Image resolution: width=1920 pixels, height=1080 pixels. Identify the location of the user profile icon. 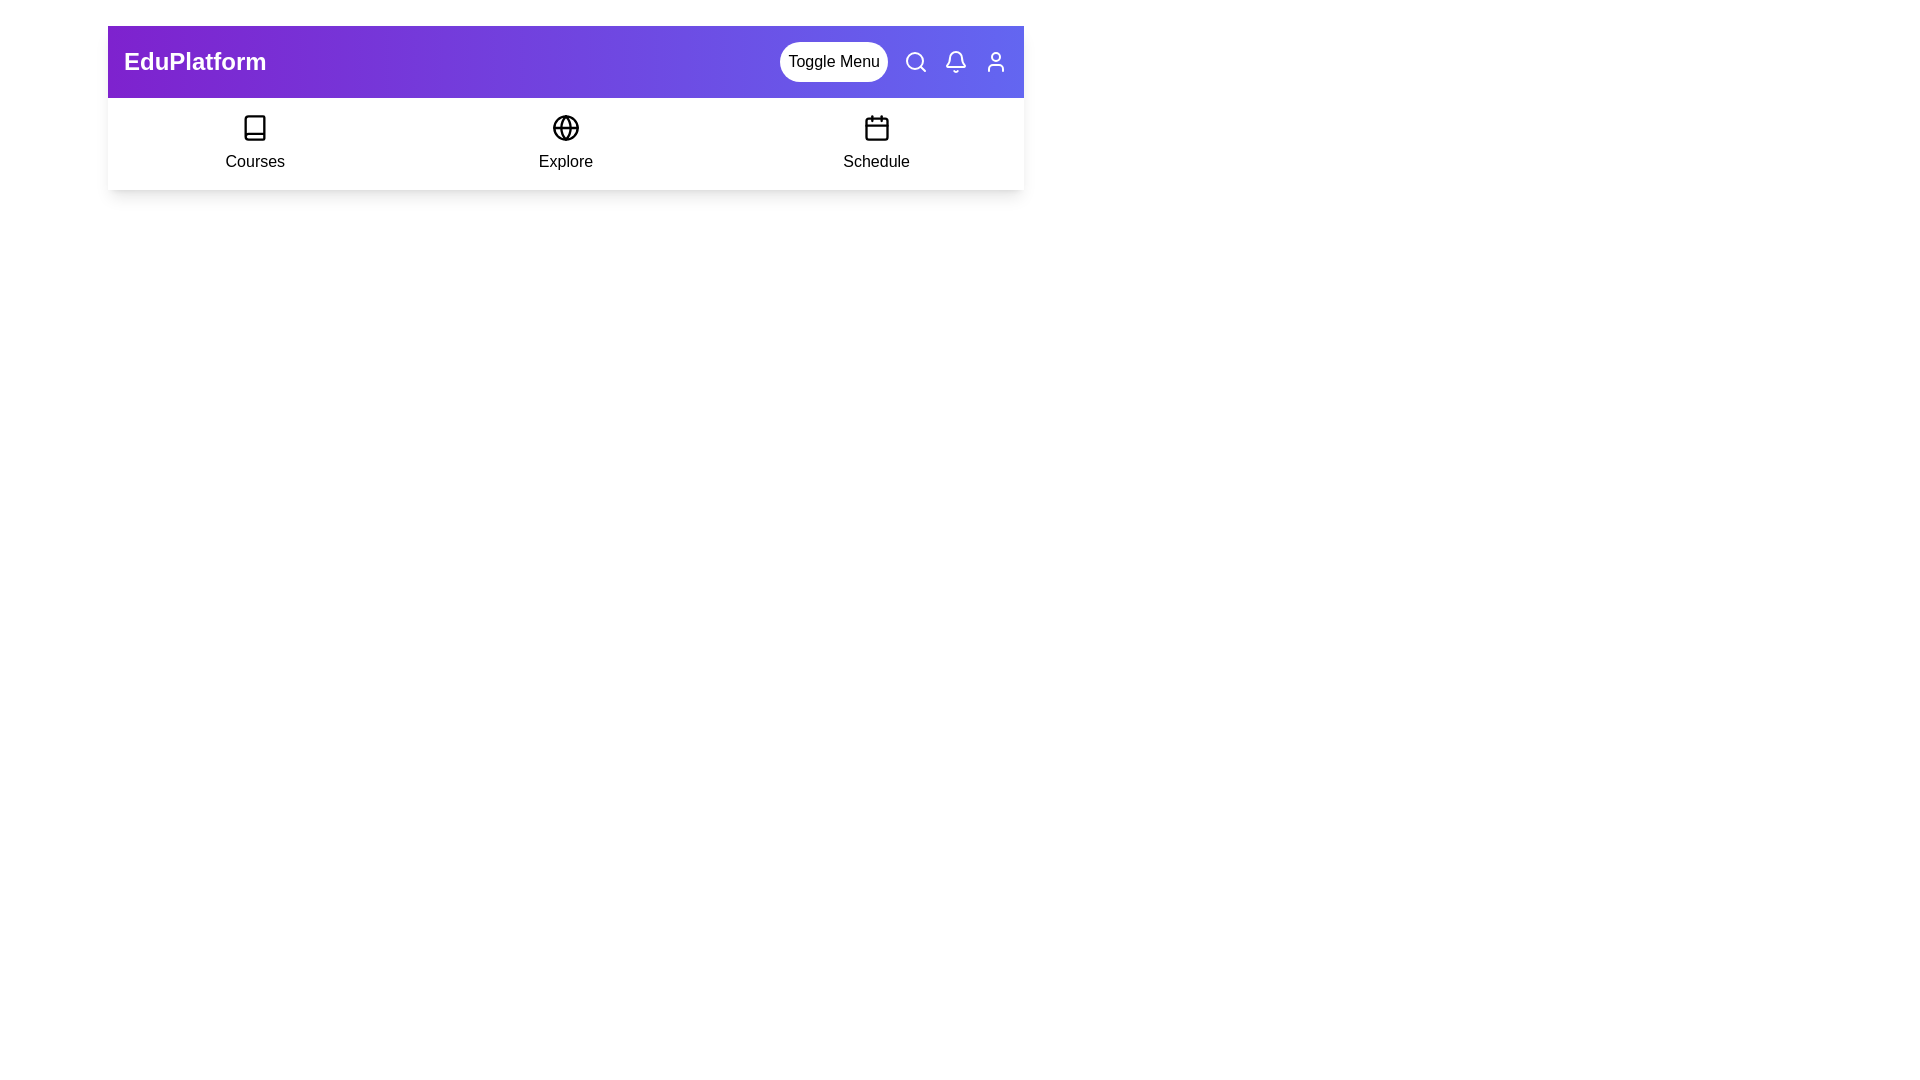
(996, 60).